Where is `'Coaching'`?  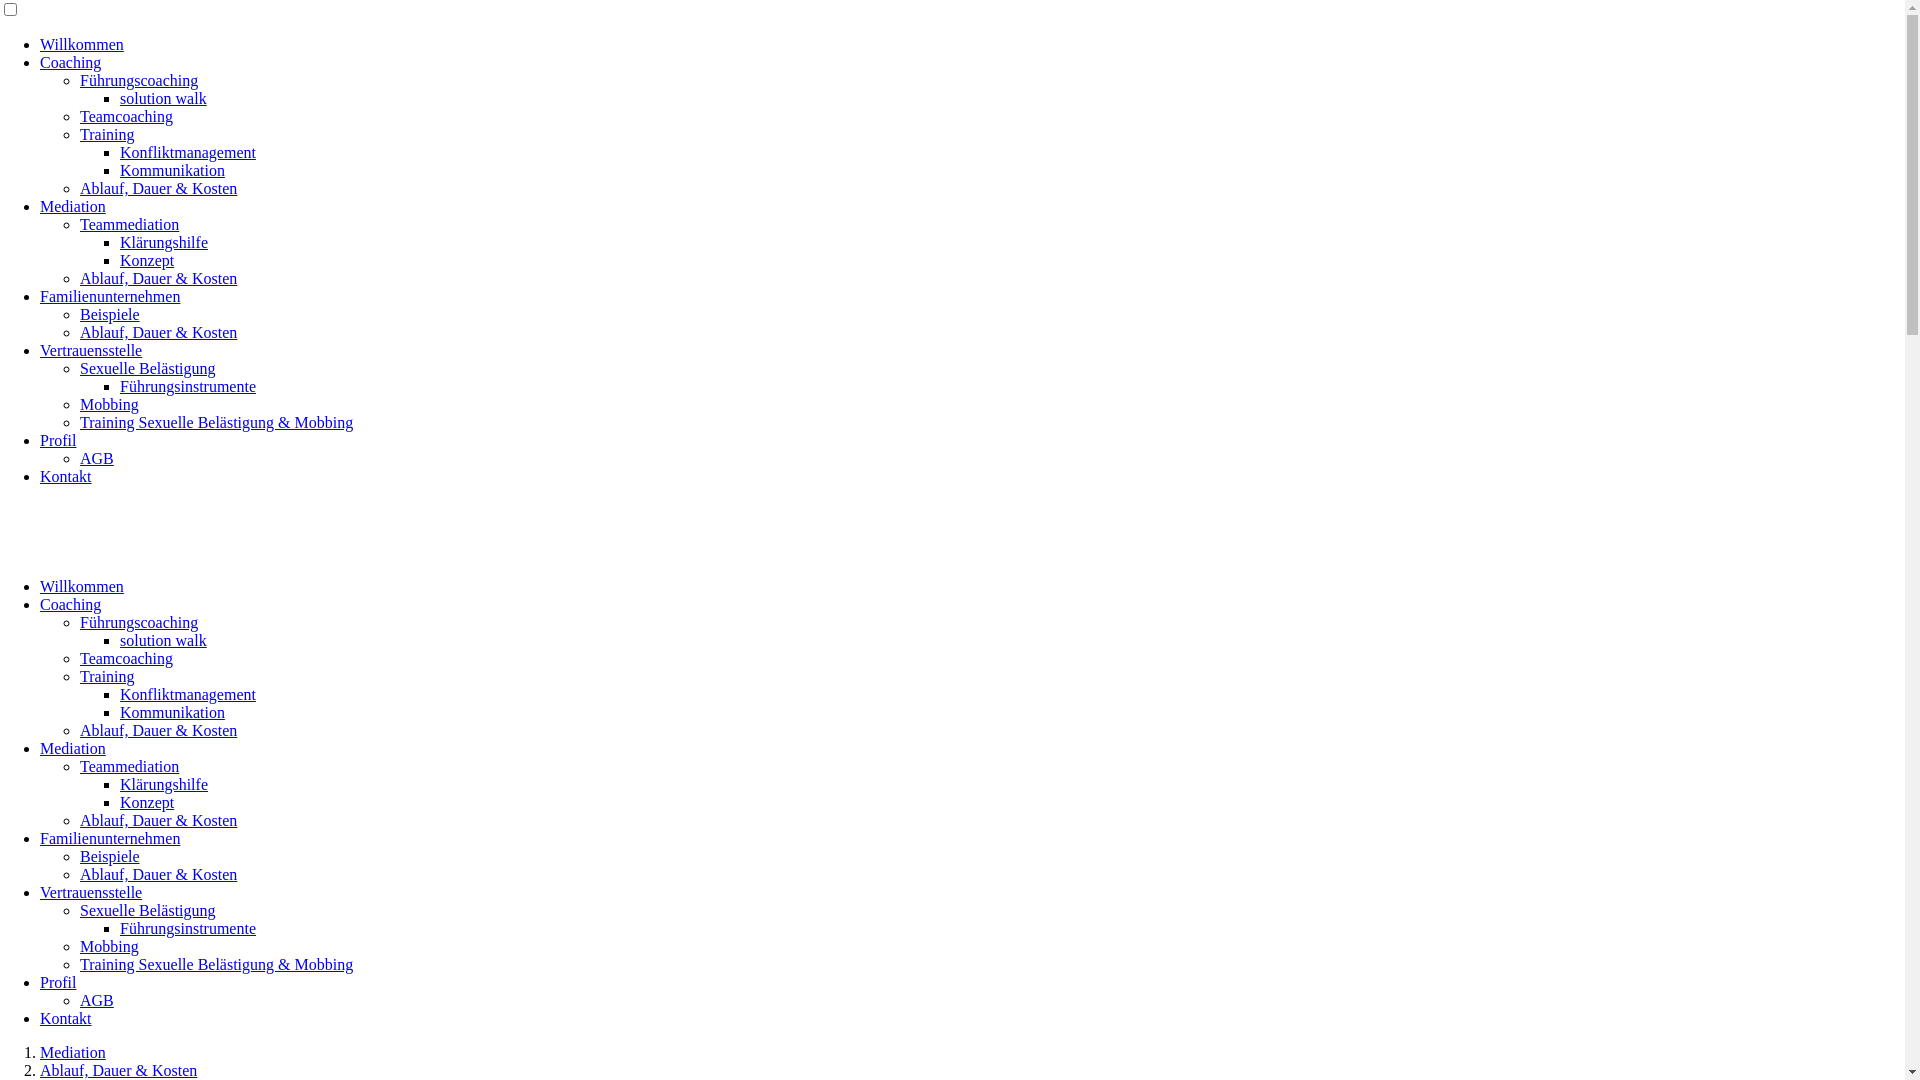
'Coaching' is located at coordinates (70, 61).